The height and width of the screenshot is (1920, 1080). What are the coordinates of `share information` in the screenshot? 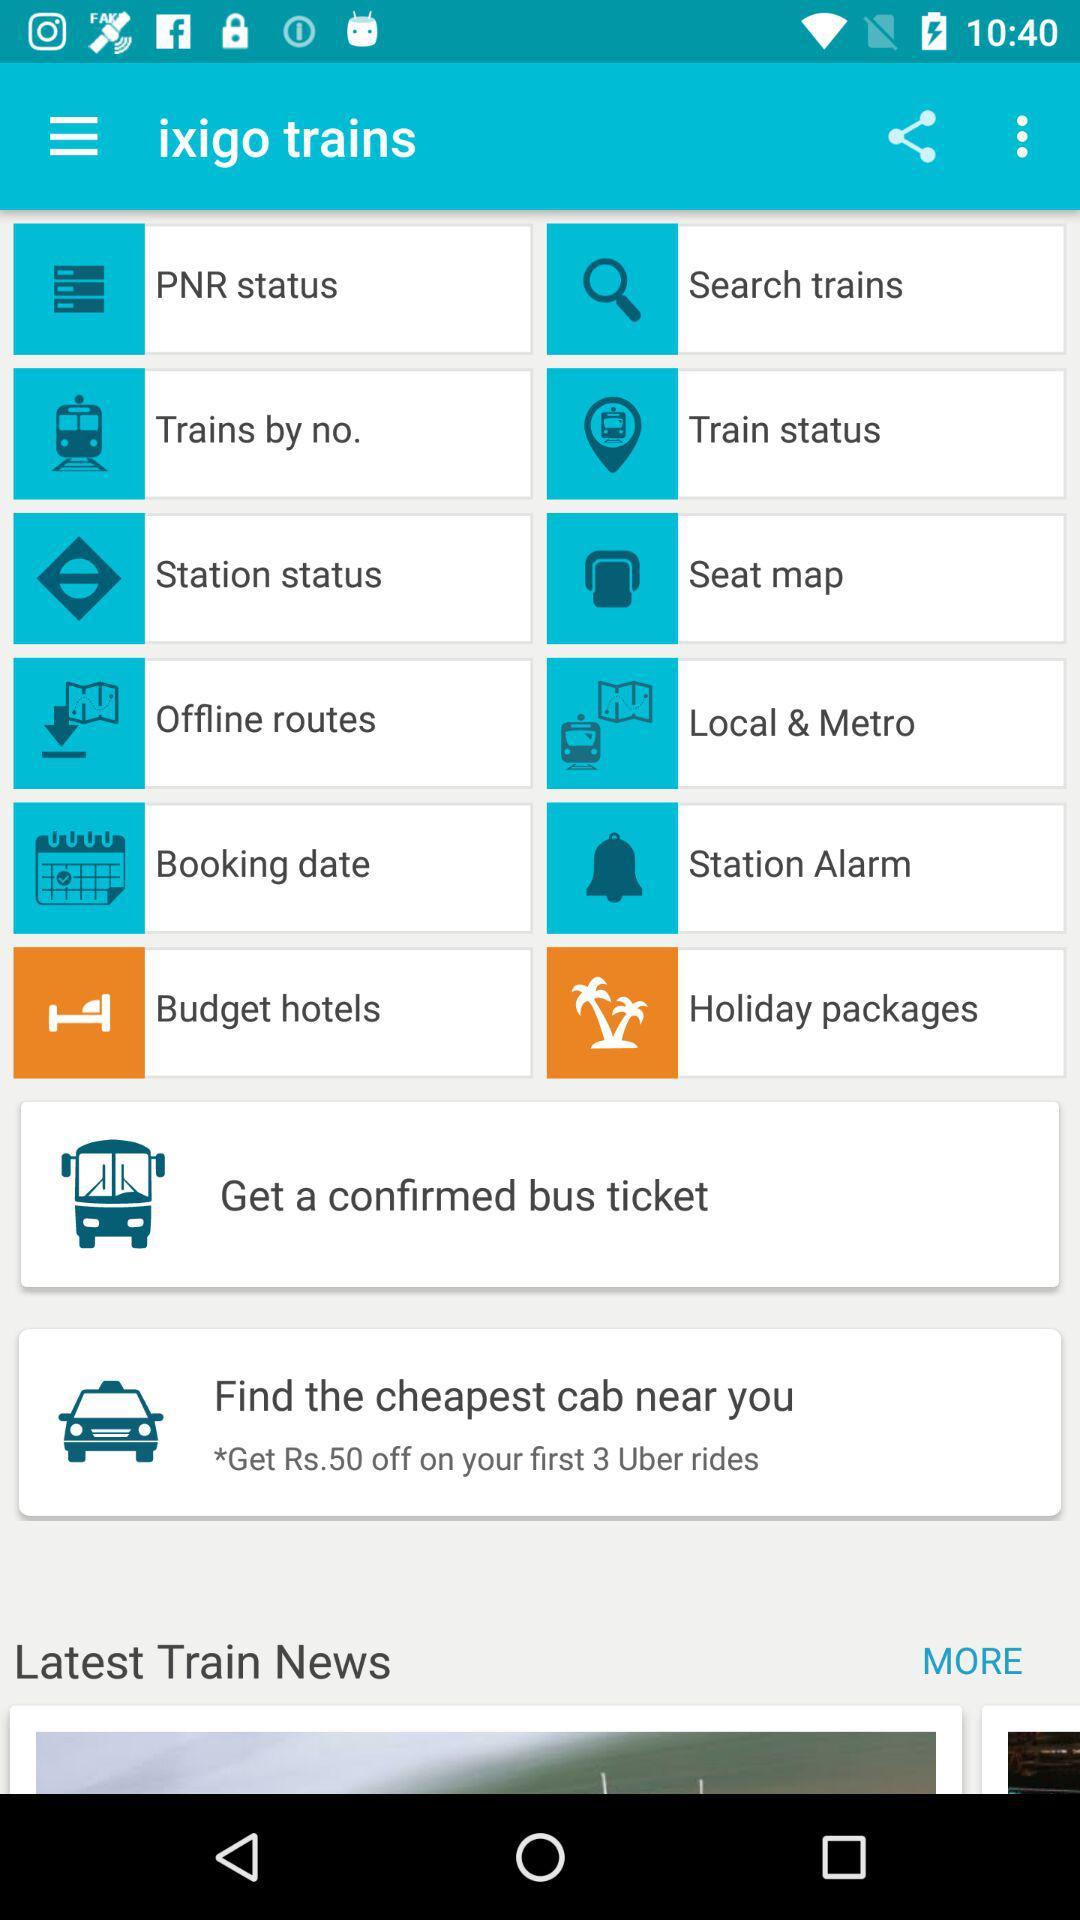 It's located at (911, 135).